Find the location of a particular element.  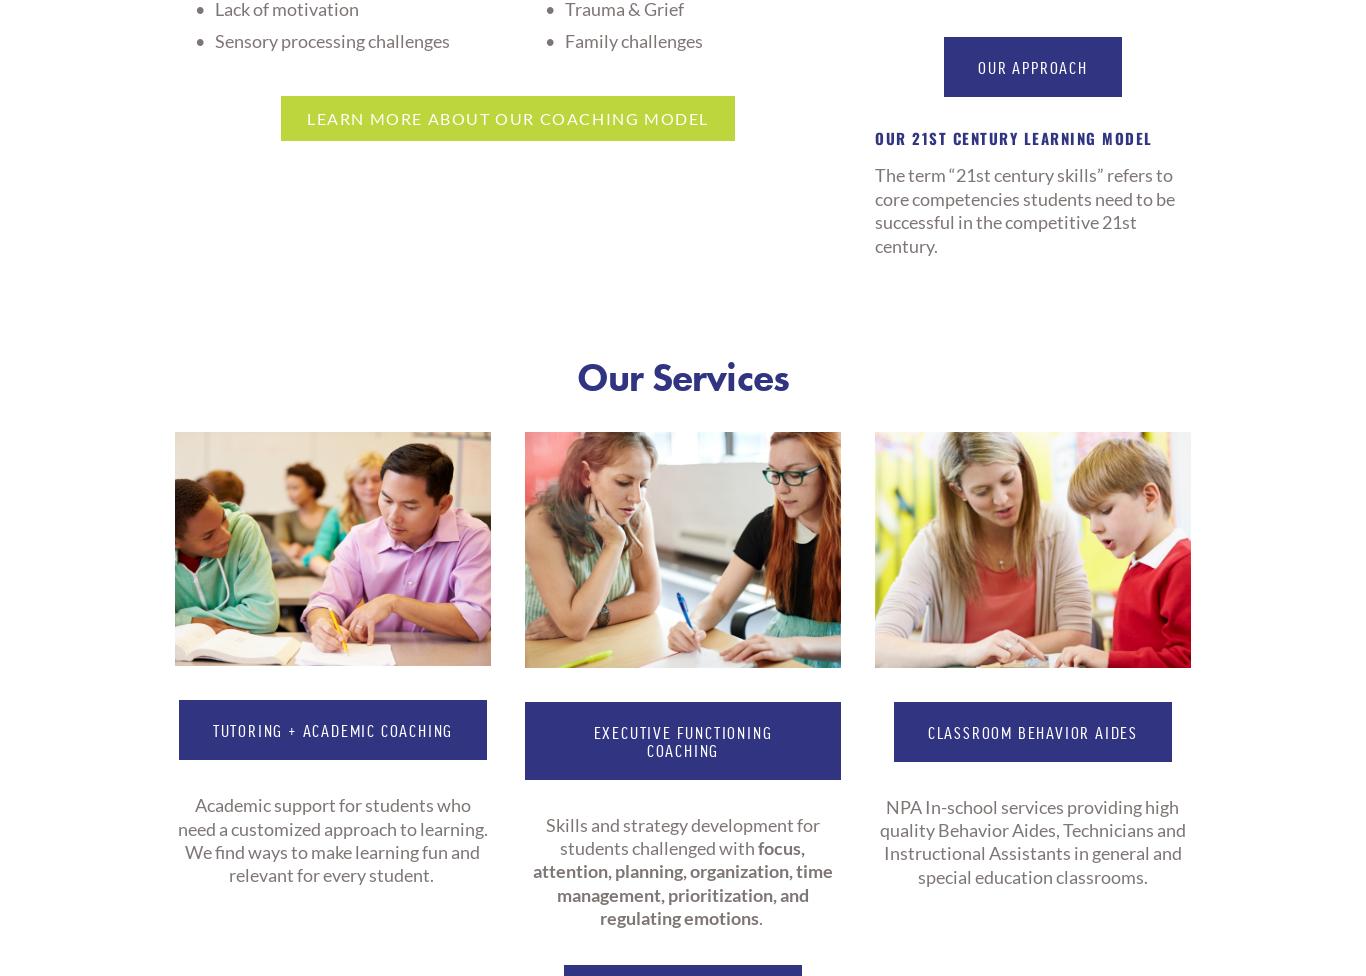

'NPA In-school services providing high quality Behavior Aides, Technicians and Instructional Assistants in general and special education classrooms.' is located at coordinates (878, 841).